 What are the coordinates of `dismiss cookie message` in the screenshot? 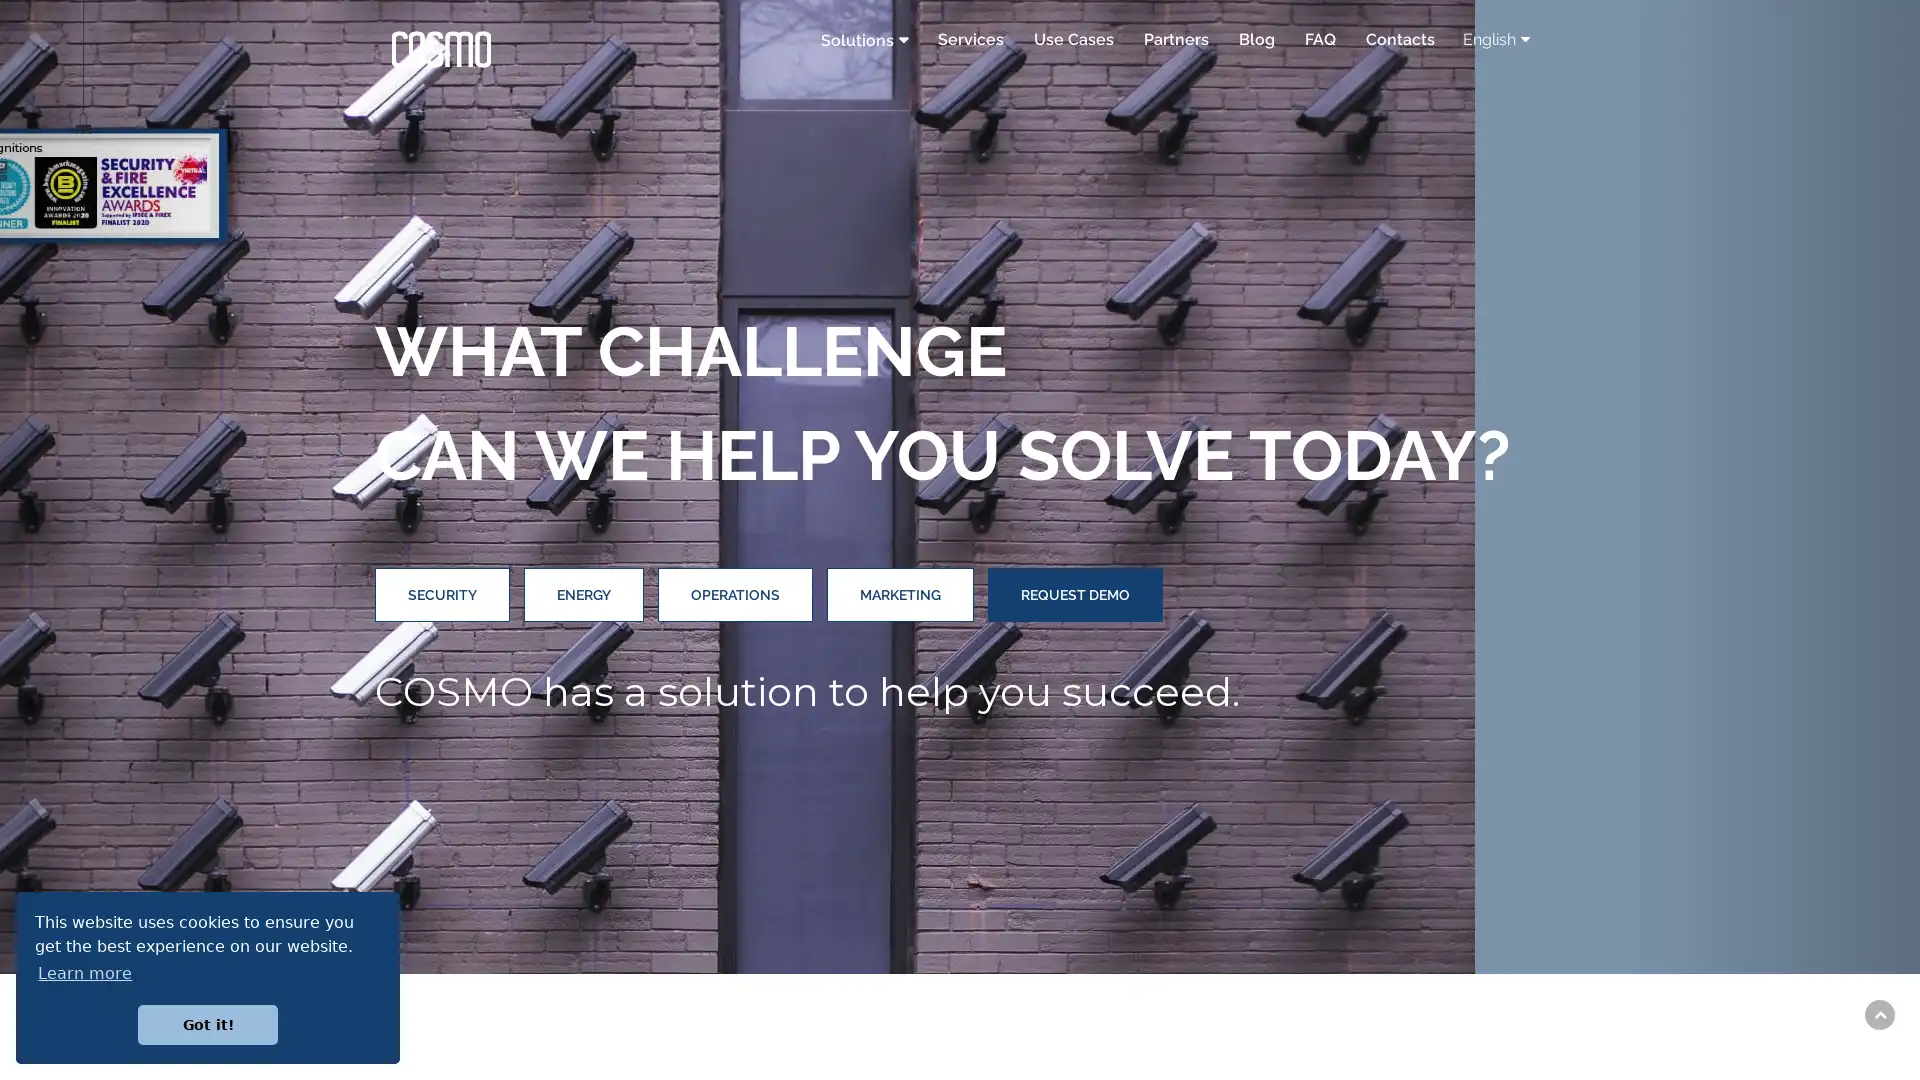 It's located at (207, 1024).